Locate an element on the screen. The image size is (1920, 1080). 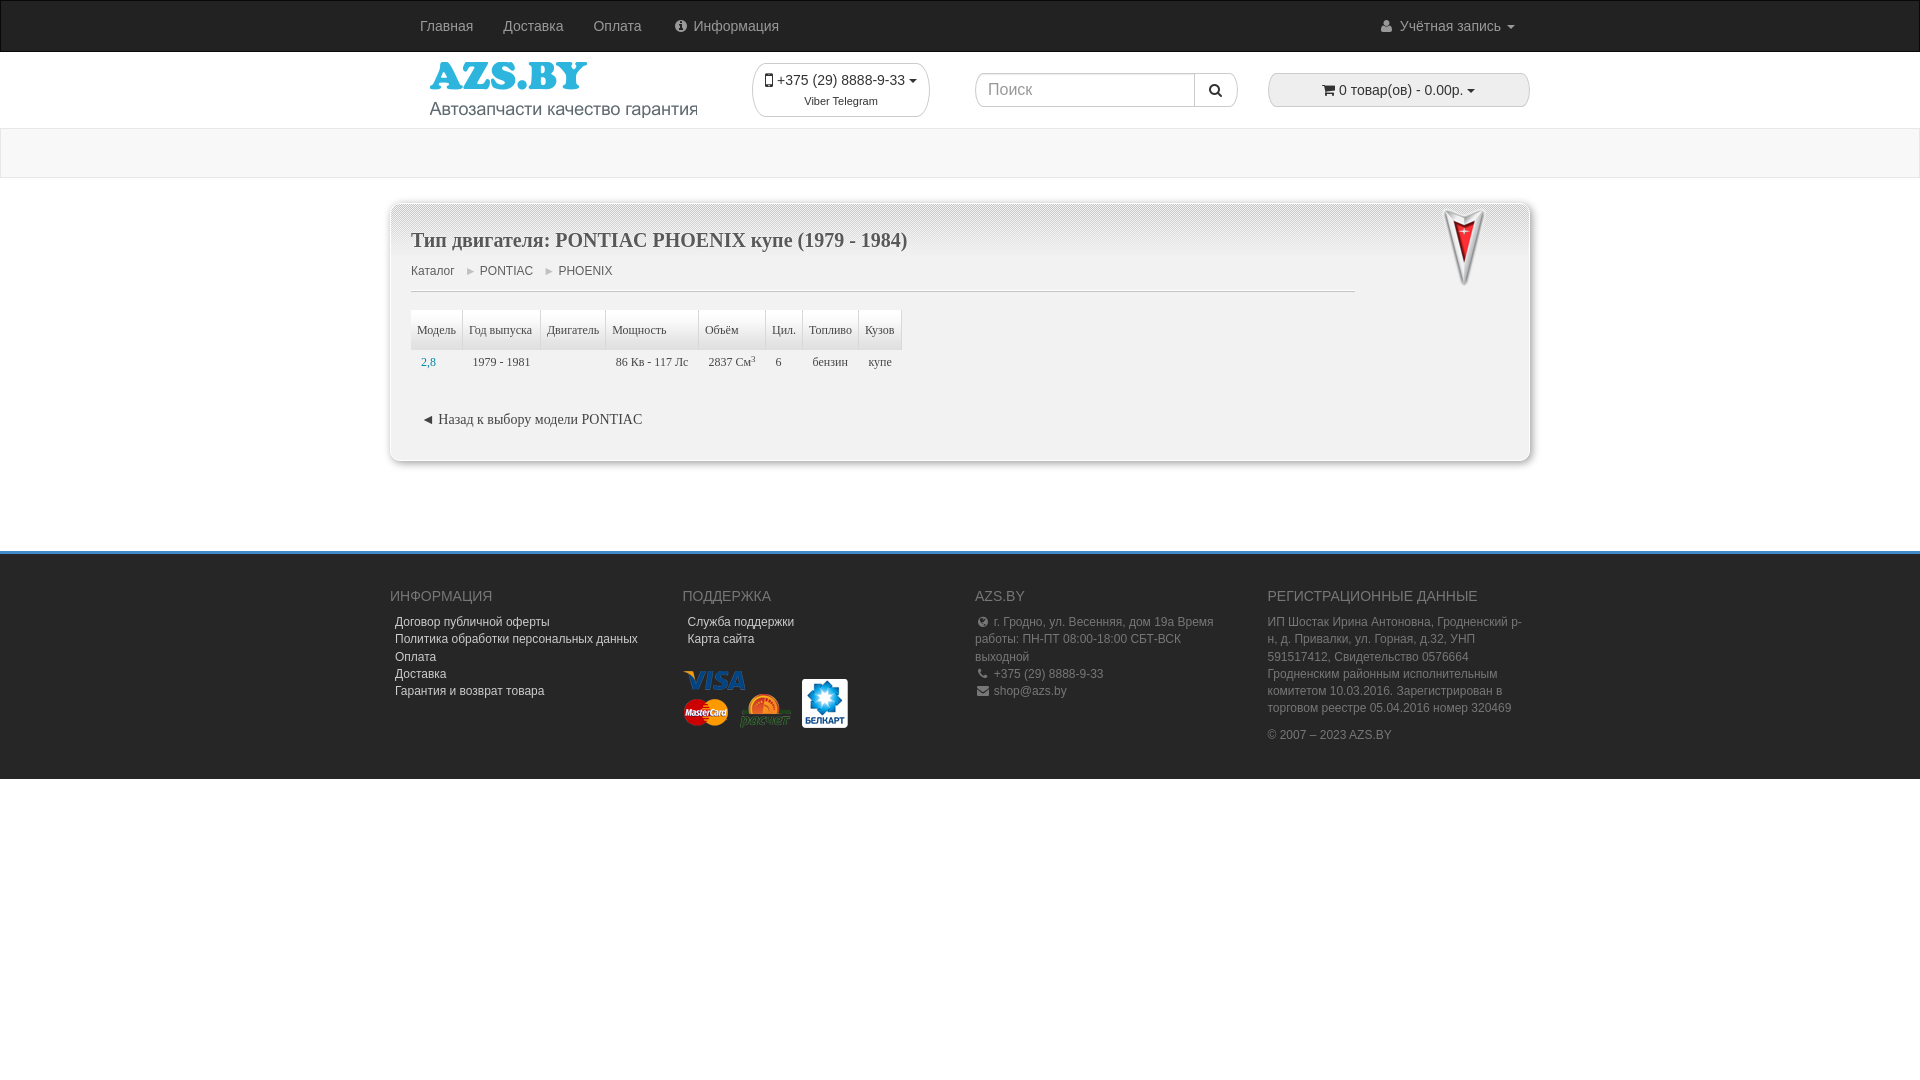
'2,8' is located at coordinates (435, 362).